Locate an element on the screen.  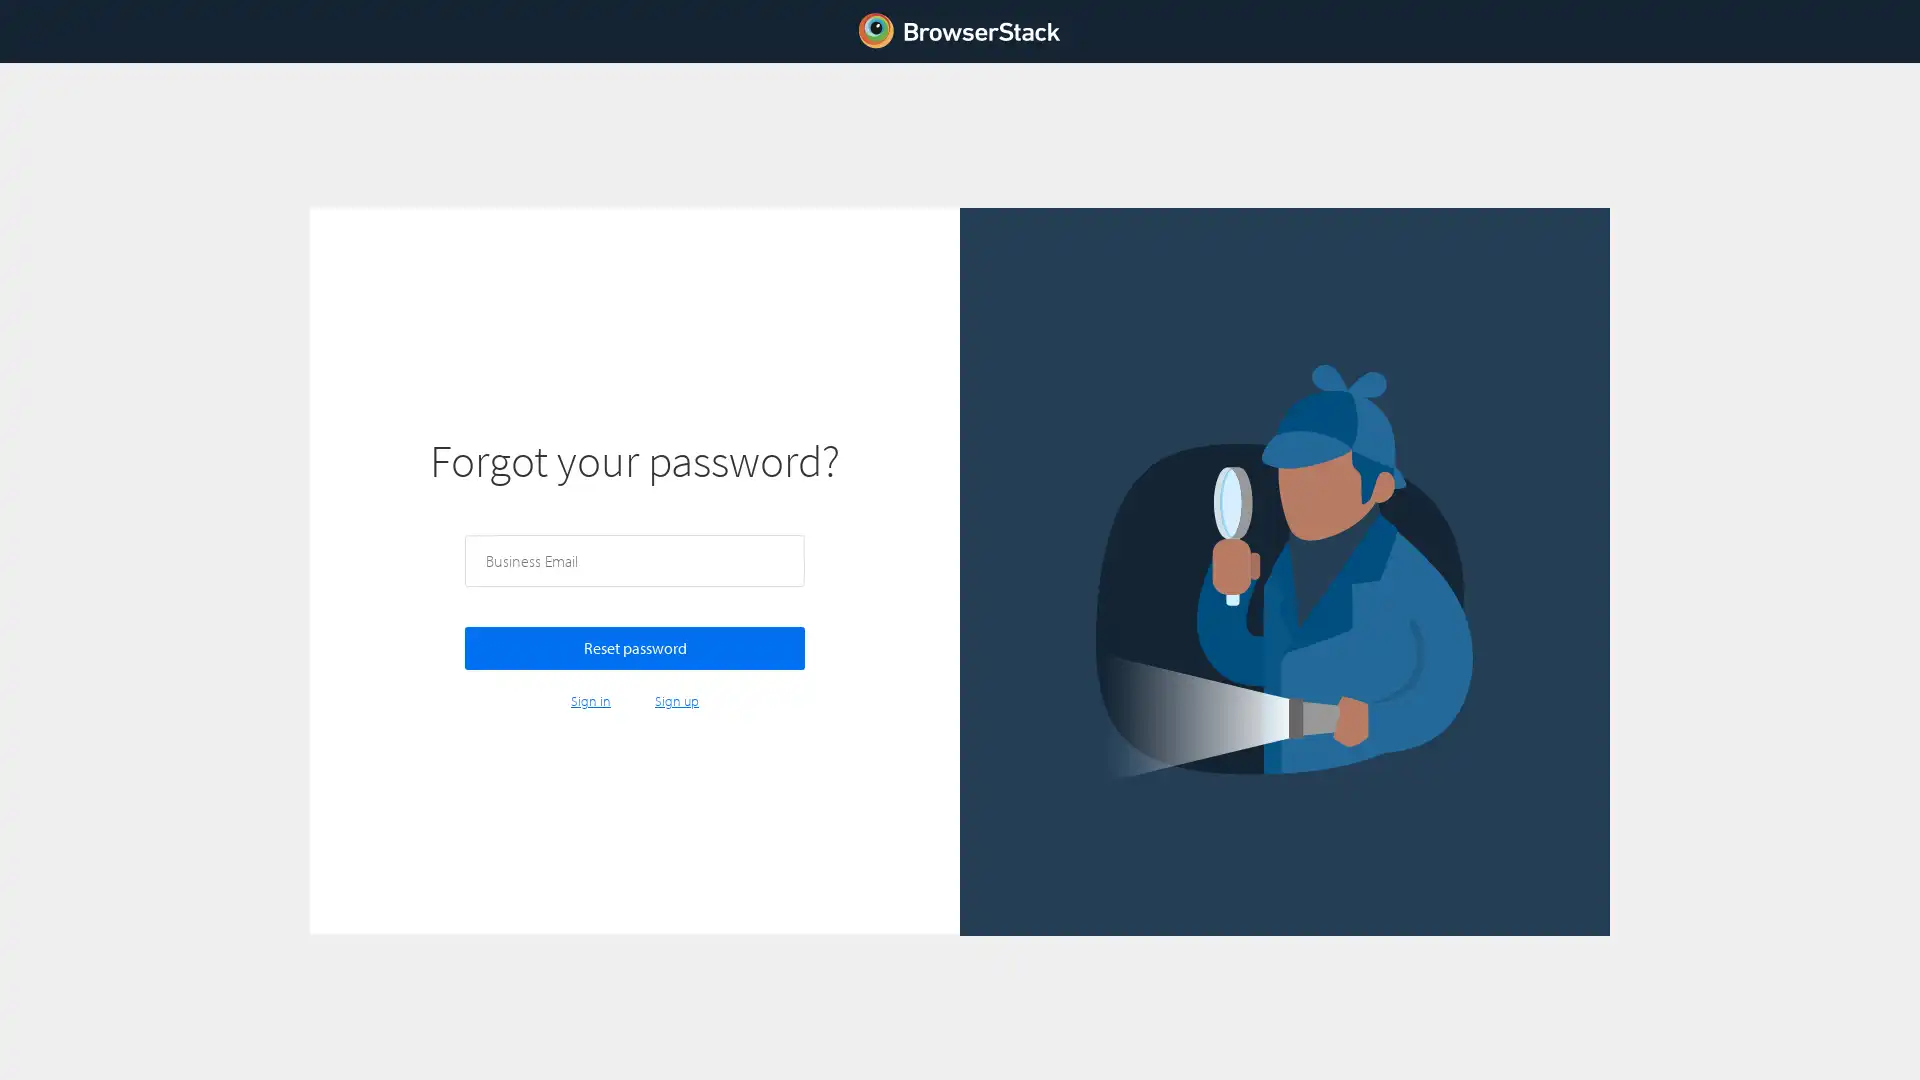
Skip to main content is located at coordinates (3, 8).